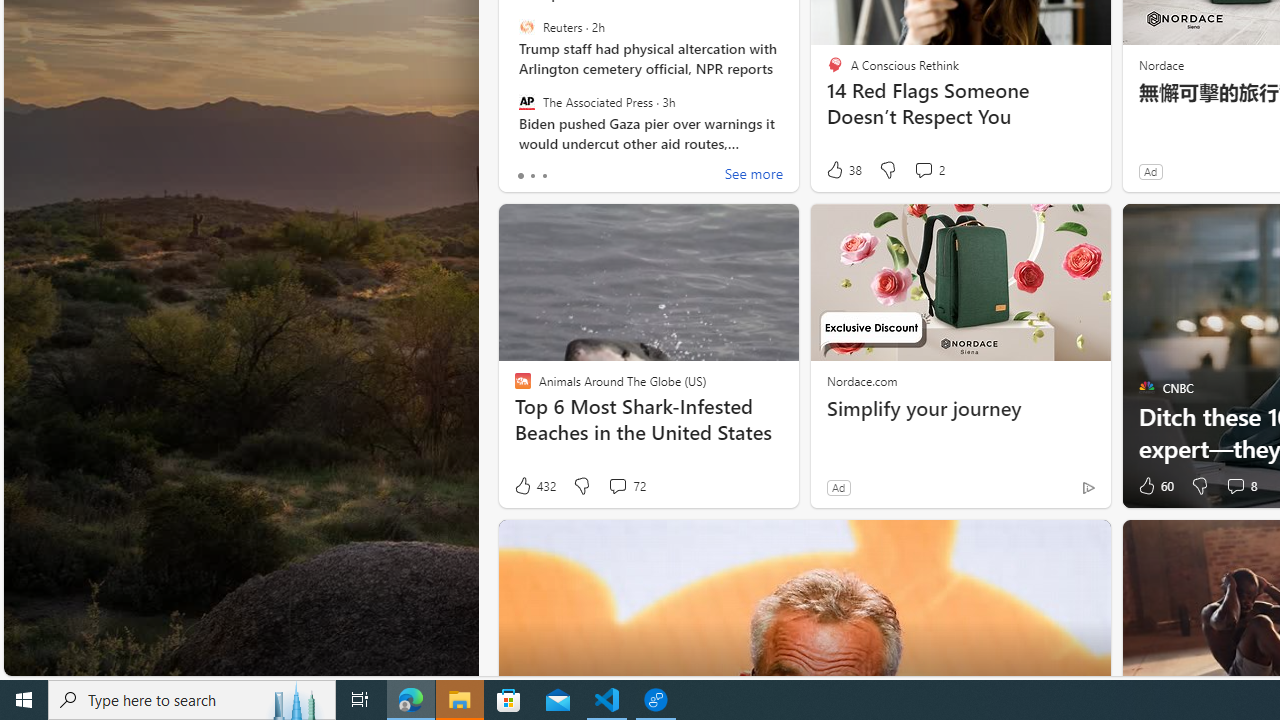  Describe the element at coordinates (532, 175) in the screenshot. I see `'tab-1'` at that location.